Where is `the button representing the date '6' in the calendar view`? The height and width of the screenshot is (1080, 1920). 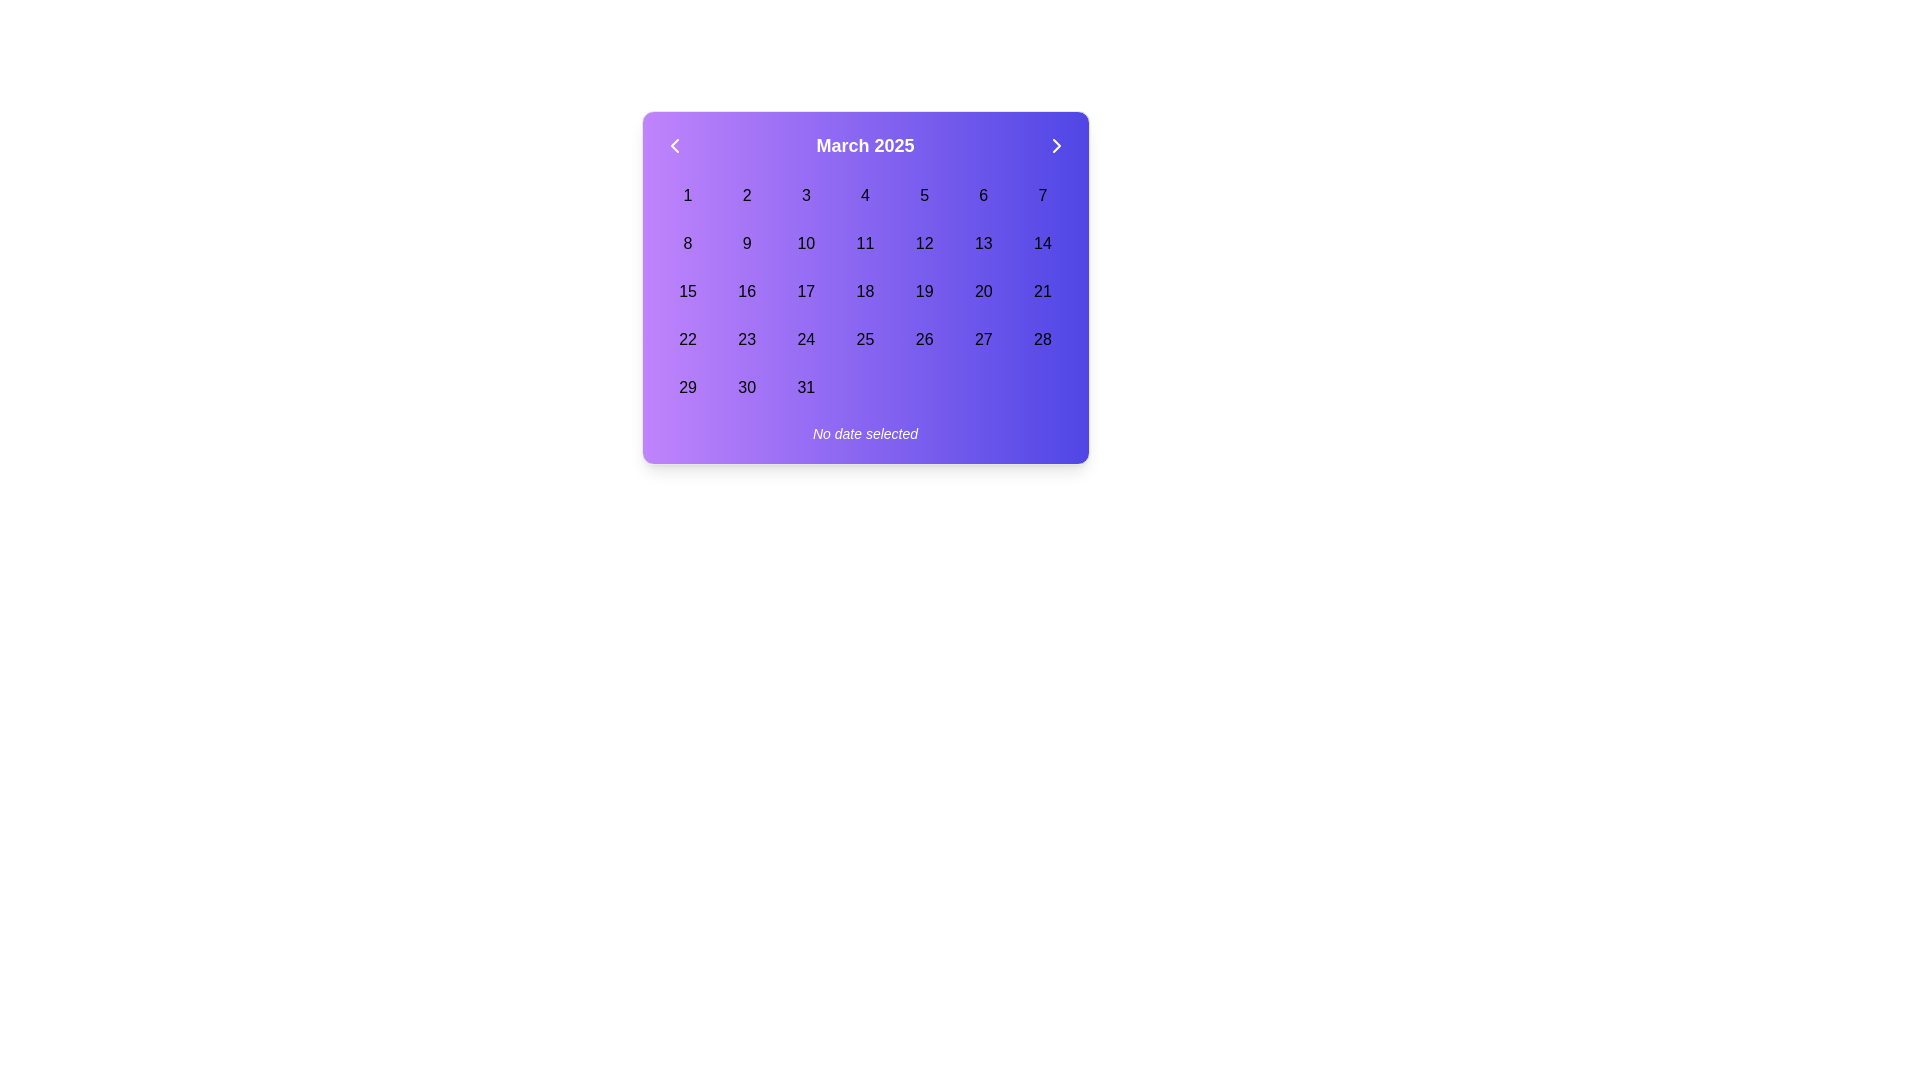 the button representing the date '6' in the calendar view is located at coordinates (983, 196).